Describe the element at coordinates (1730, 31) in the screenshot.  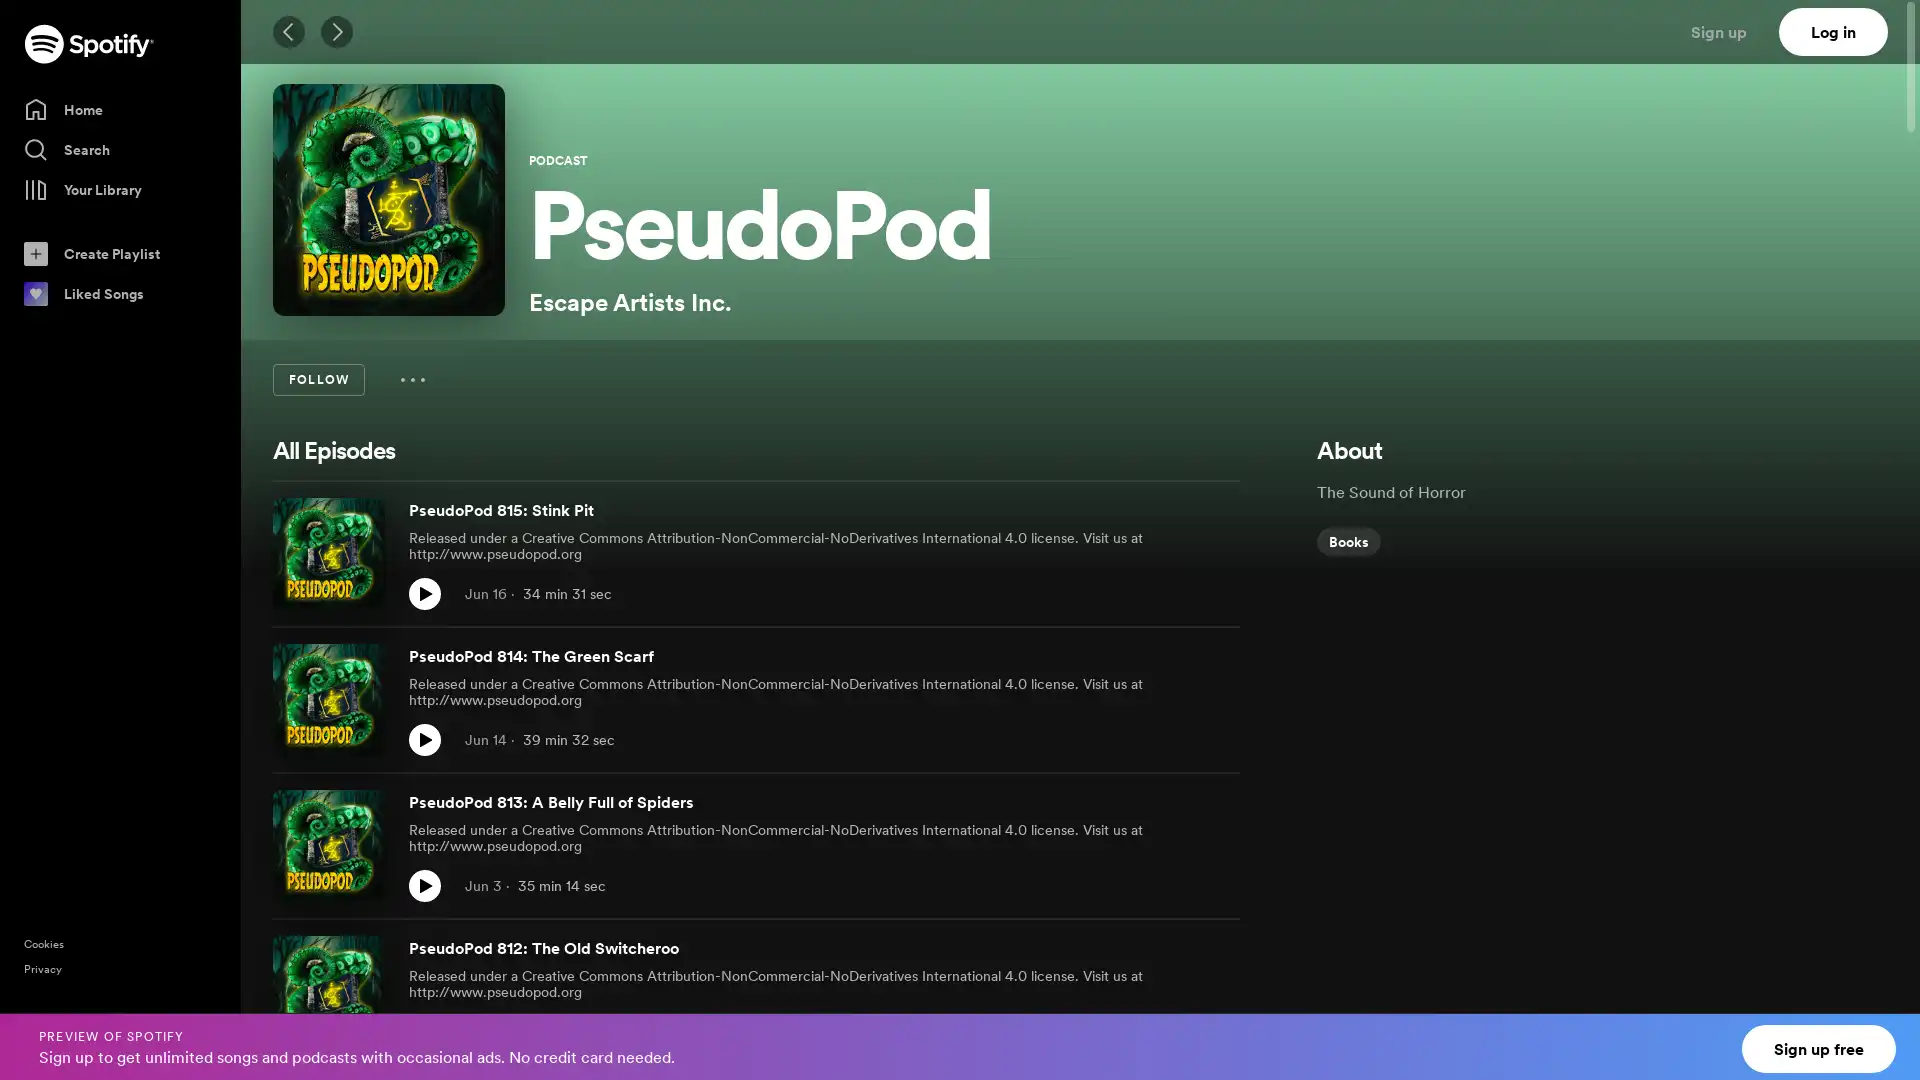
I see `Sign up` at that location.